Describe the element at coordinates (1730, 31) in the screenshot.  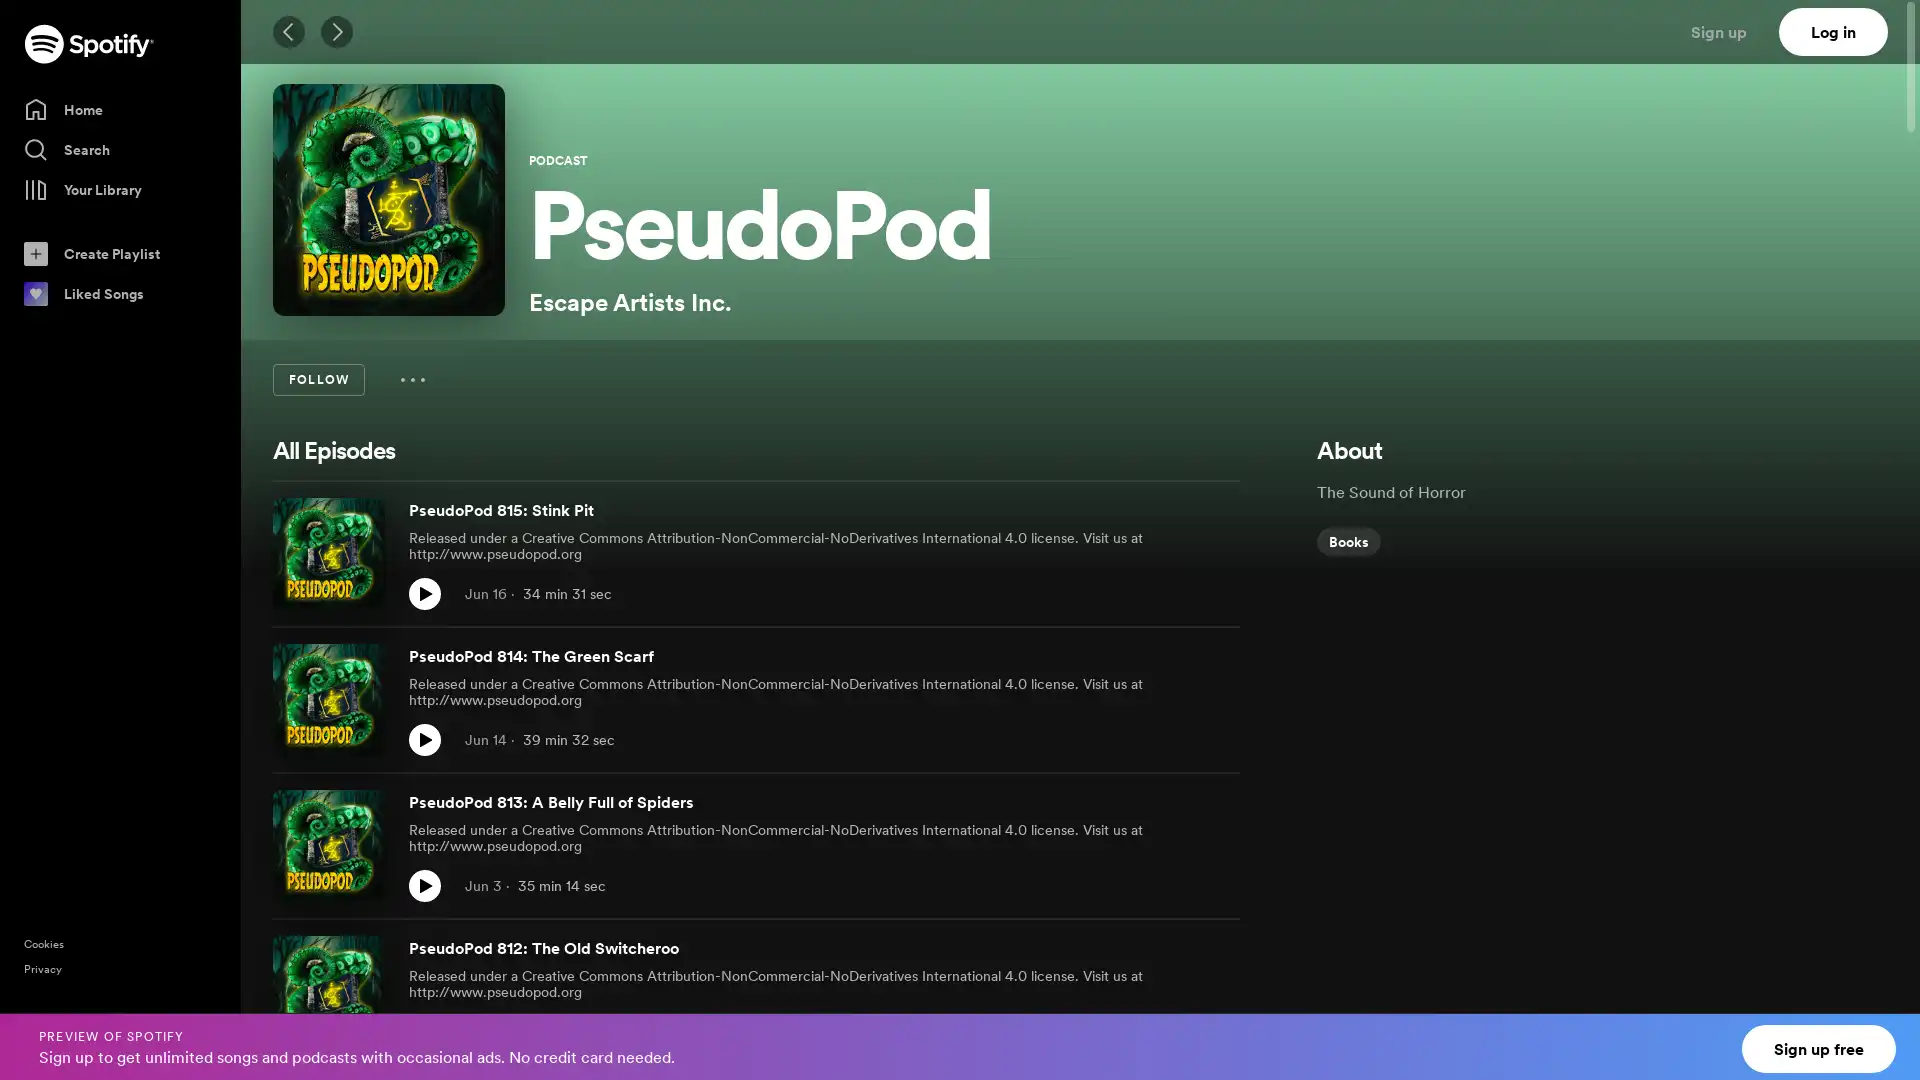
I see `Sign up` at that location.